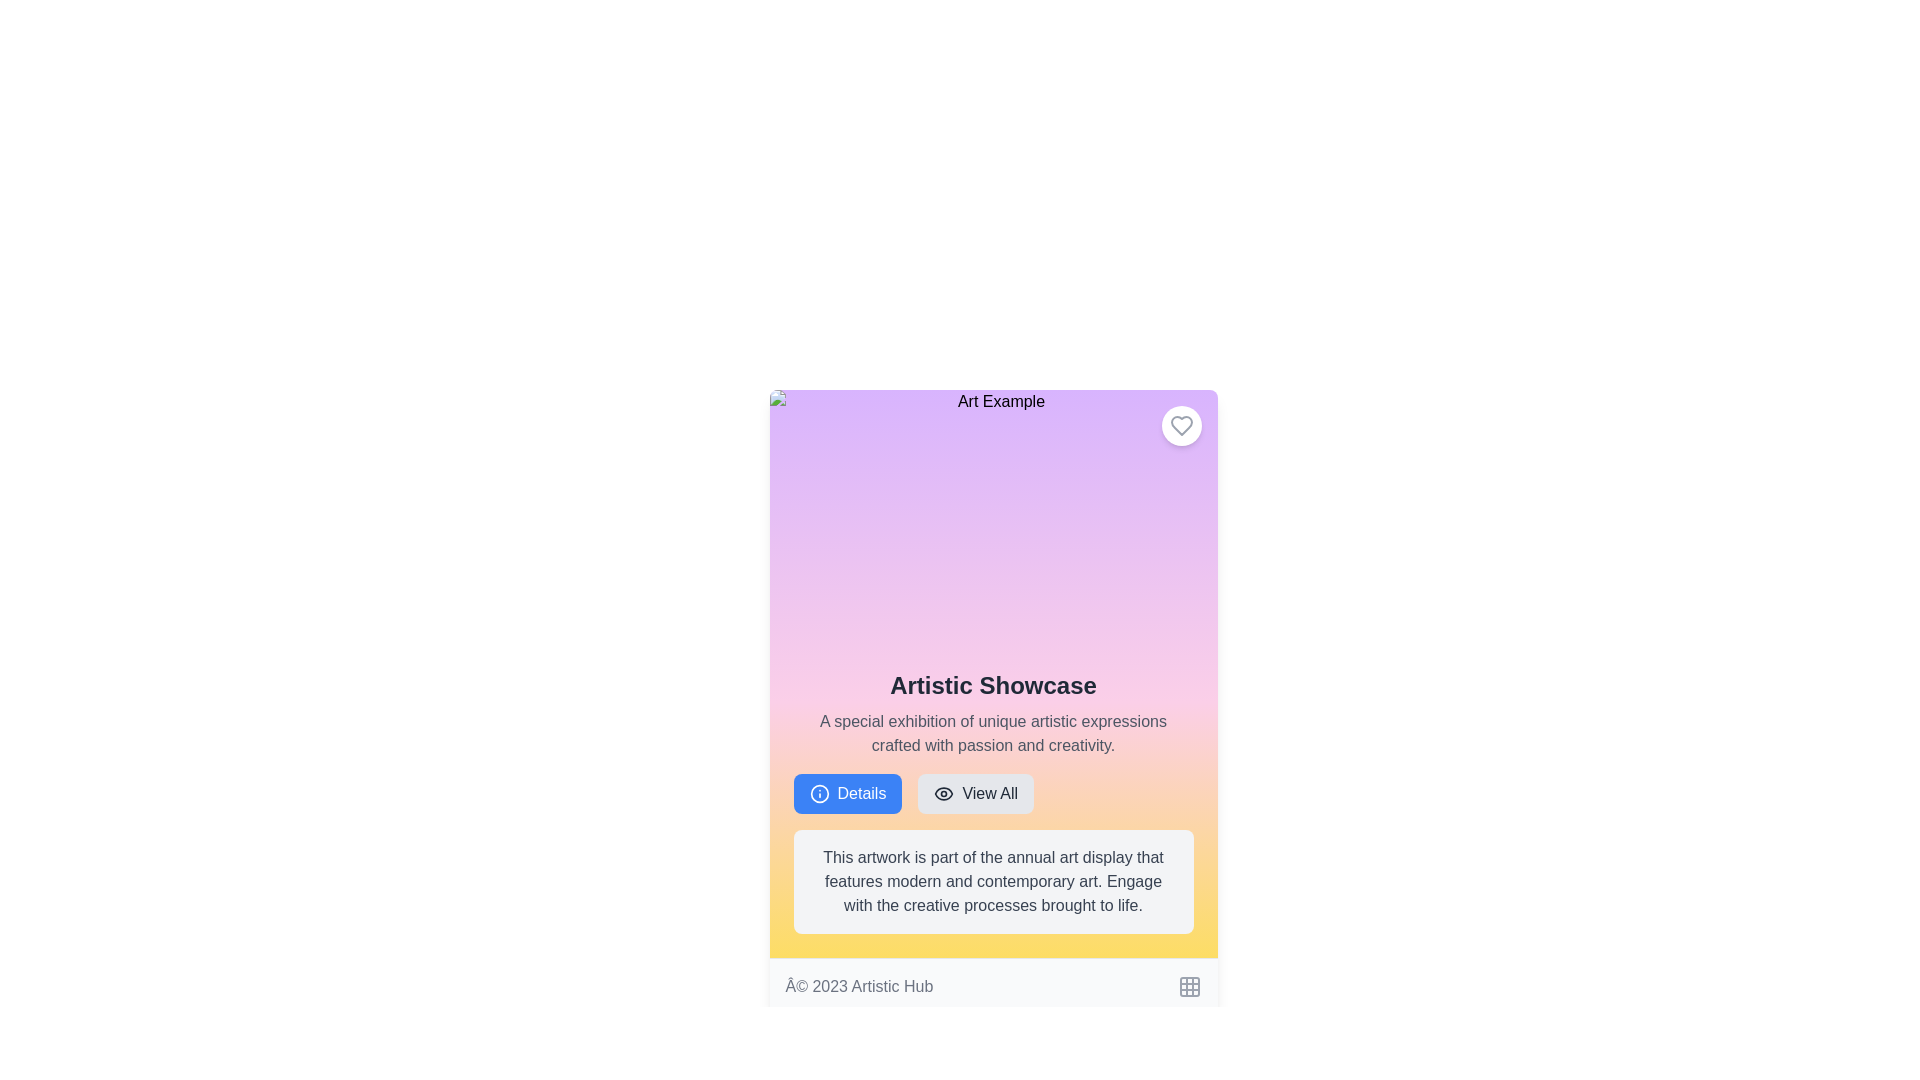 This screenshot has height=1080, width=1920. Describe the element at coordinates (993, 793) in the screenshot. I see `the 'View All' button located to the right of the blue 'Details' button` at that location.